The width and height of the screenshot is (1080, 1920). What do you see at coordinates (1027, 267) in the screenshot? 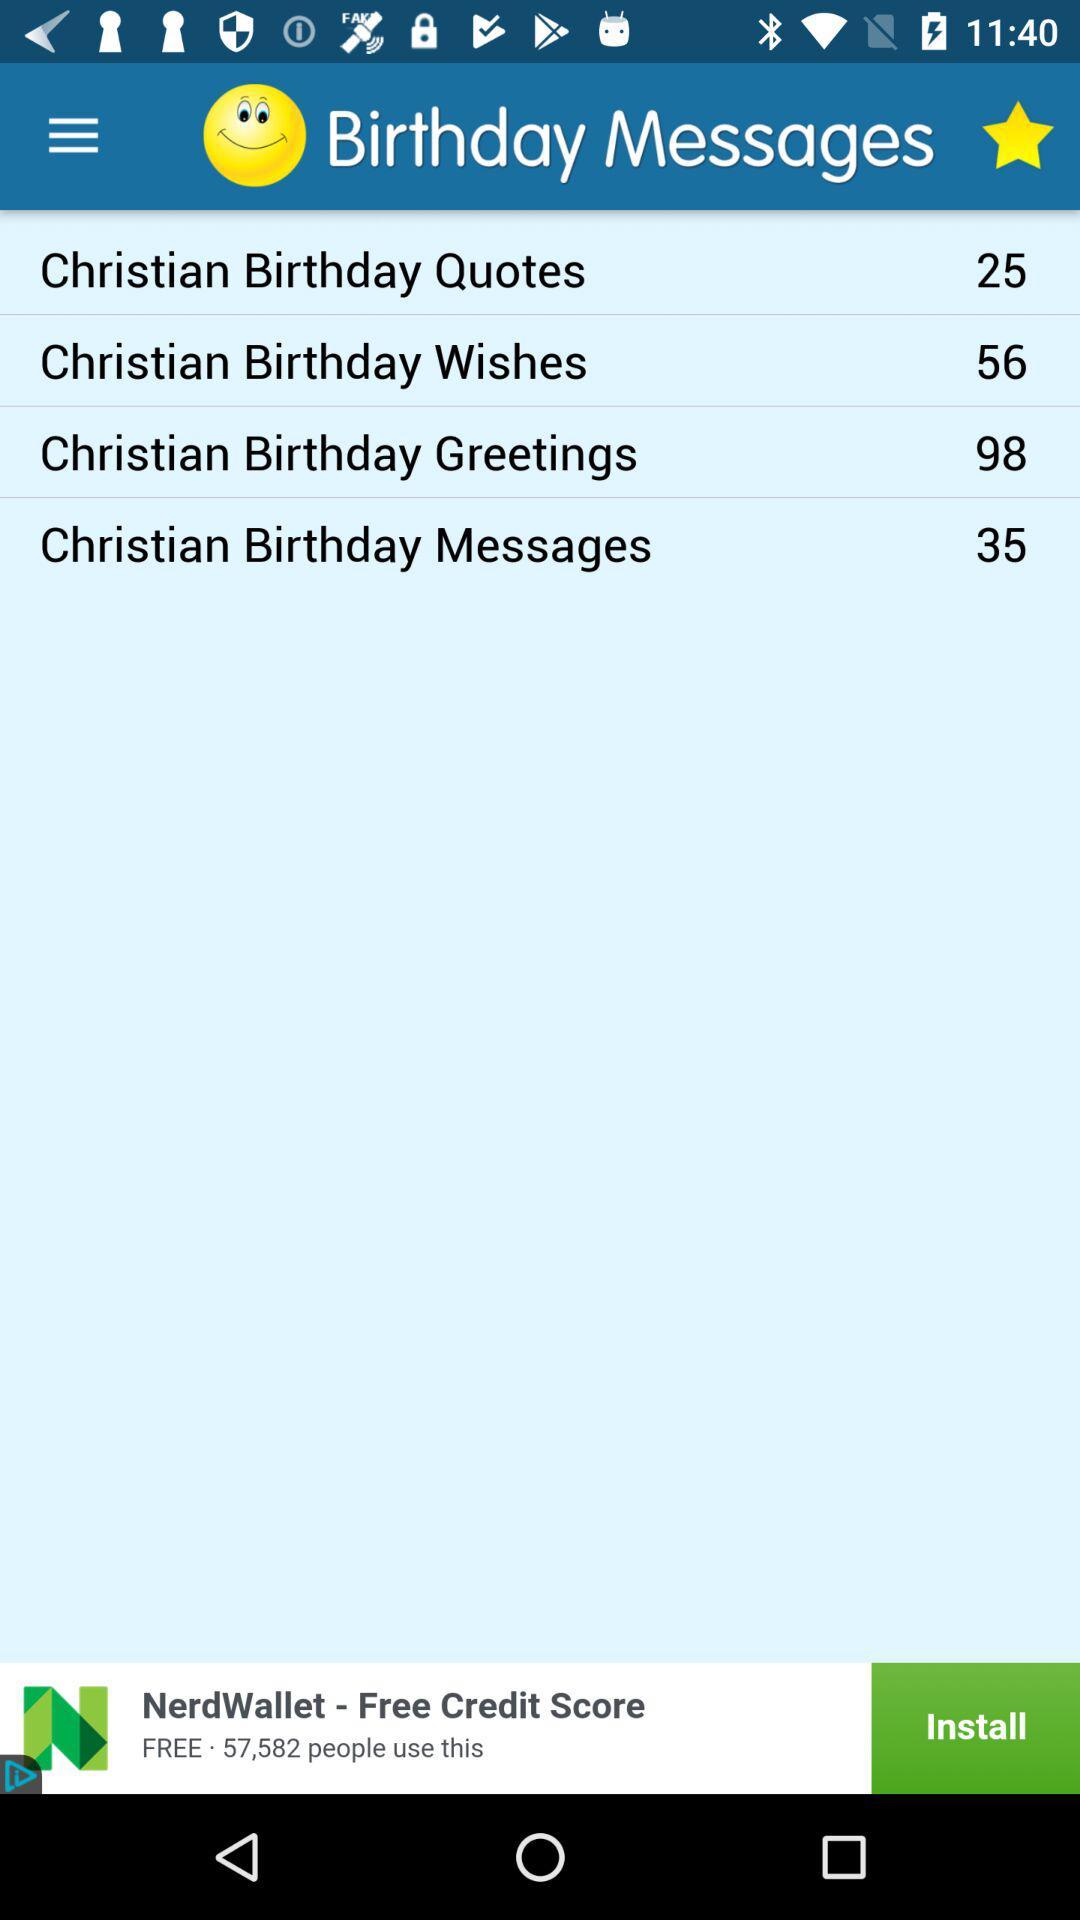
I see `25 icon` at bounding box center [1027, 267].